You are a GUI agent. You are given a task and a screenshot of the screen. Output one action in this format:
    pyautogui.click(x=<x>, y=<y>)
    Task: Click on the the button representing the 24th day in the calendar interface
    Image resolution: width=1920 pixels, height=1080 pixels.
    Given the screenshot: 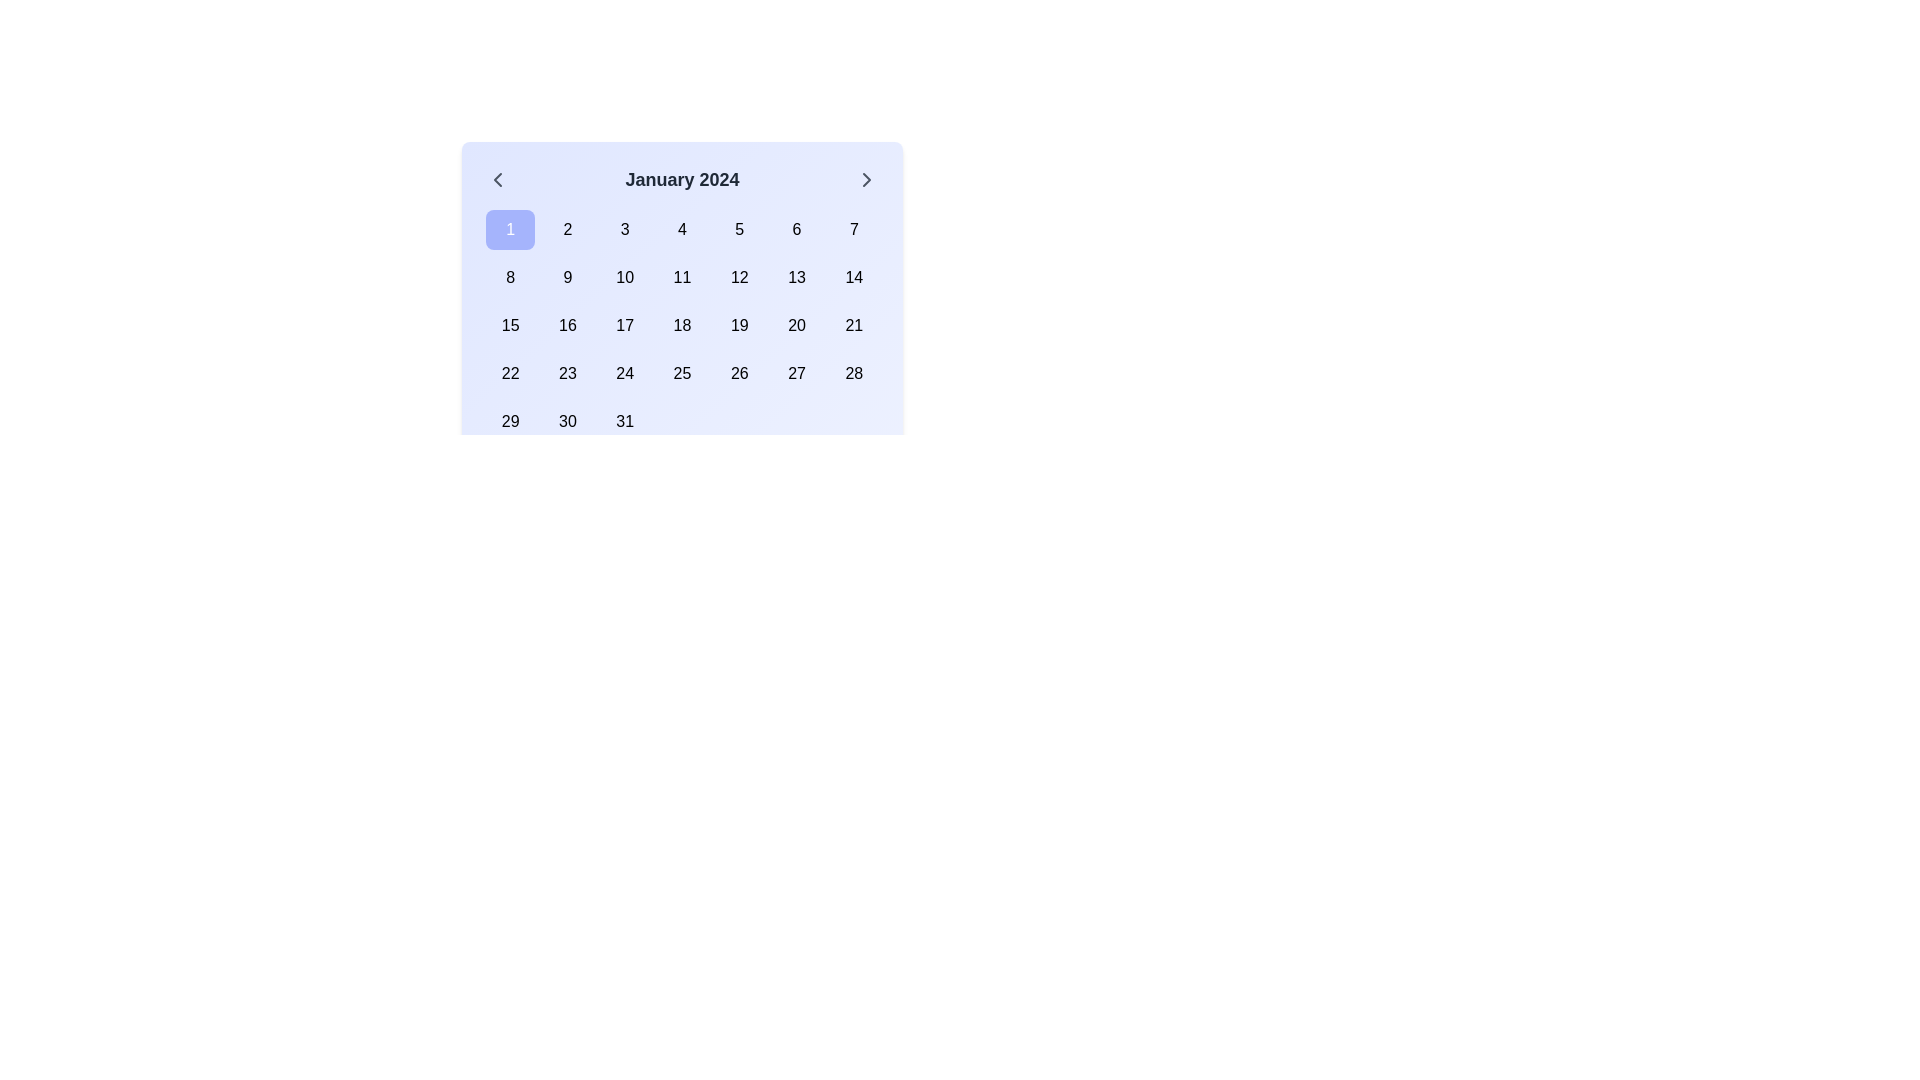 What is the action you would take?
    pyautogui.click(x=624, y=374)
    